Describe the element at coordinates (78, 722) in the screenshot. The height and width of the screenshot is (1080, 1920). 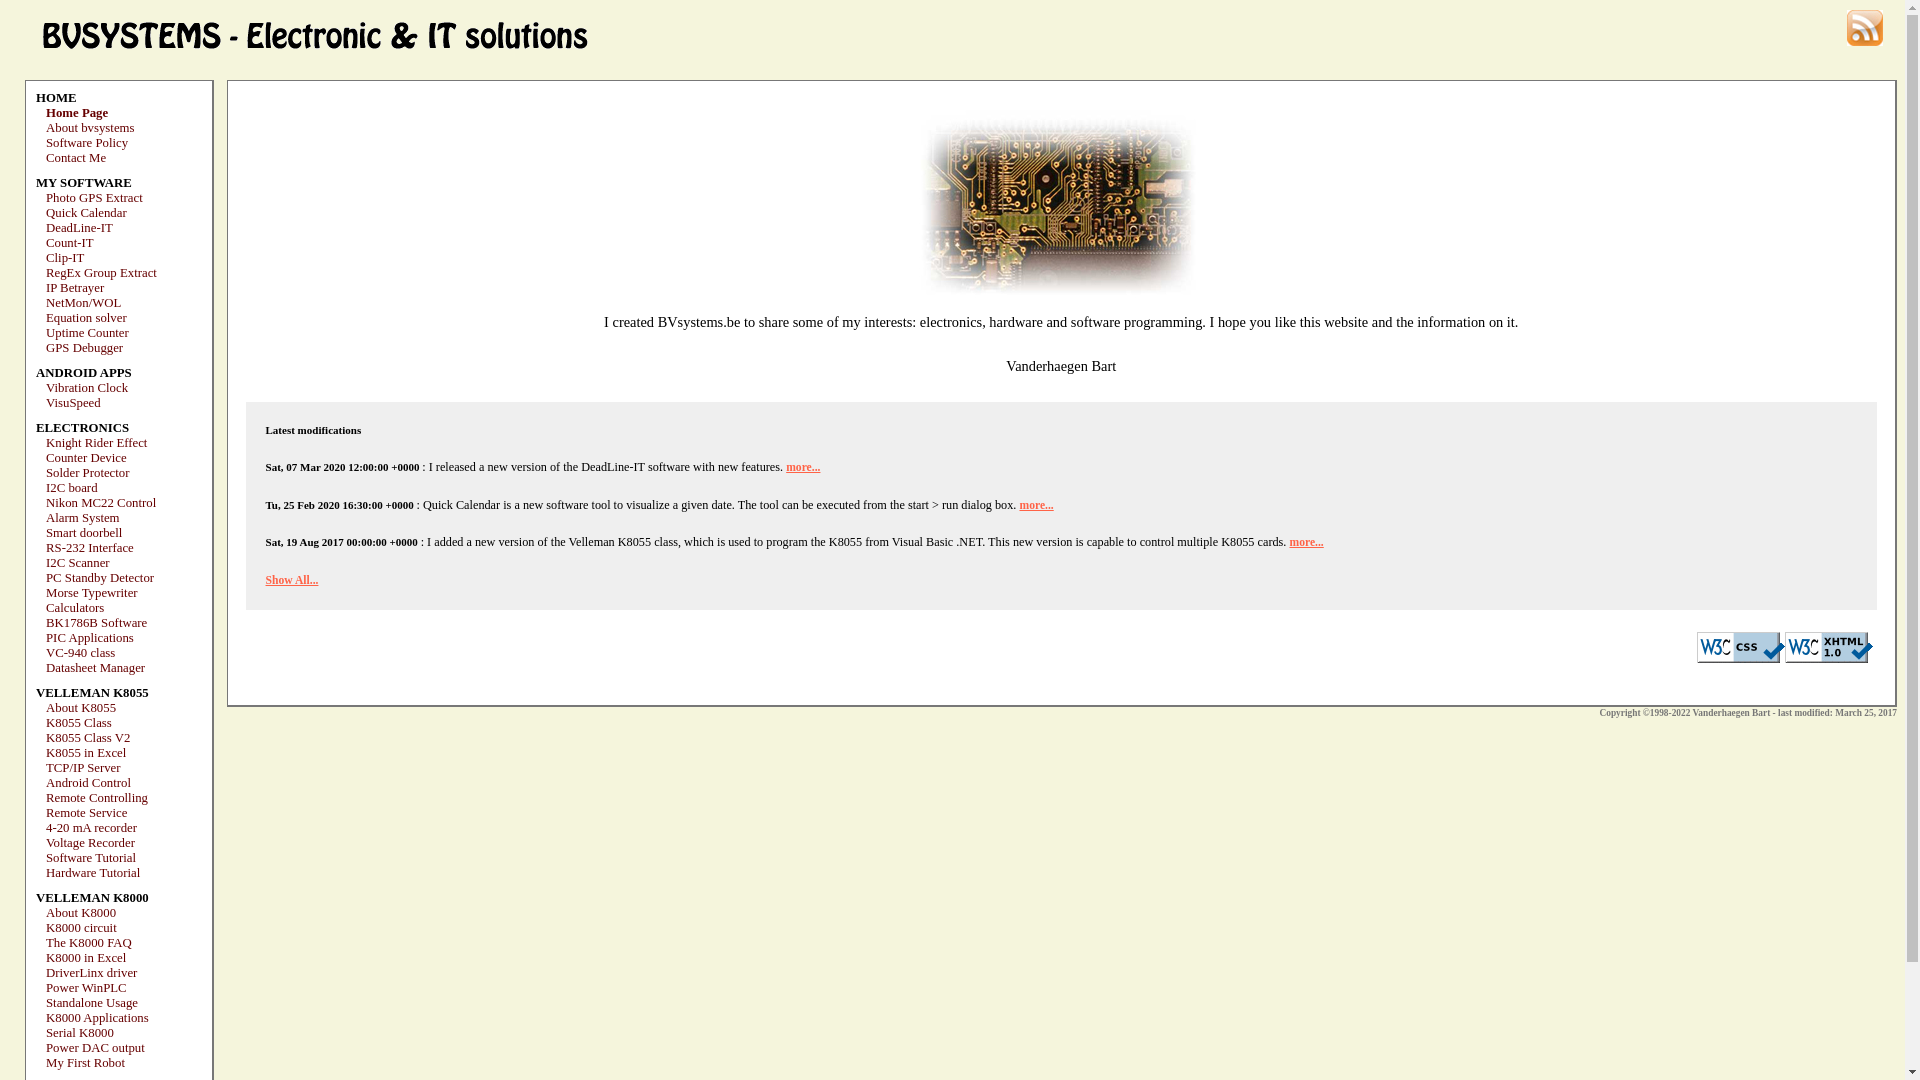
I see `'K8055 Class'` at that location.